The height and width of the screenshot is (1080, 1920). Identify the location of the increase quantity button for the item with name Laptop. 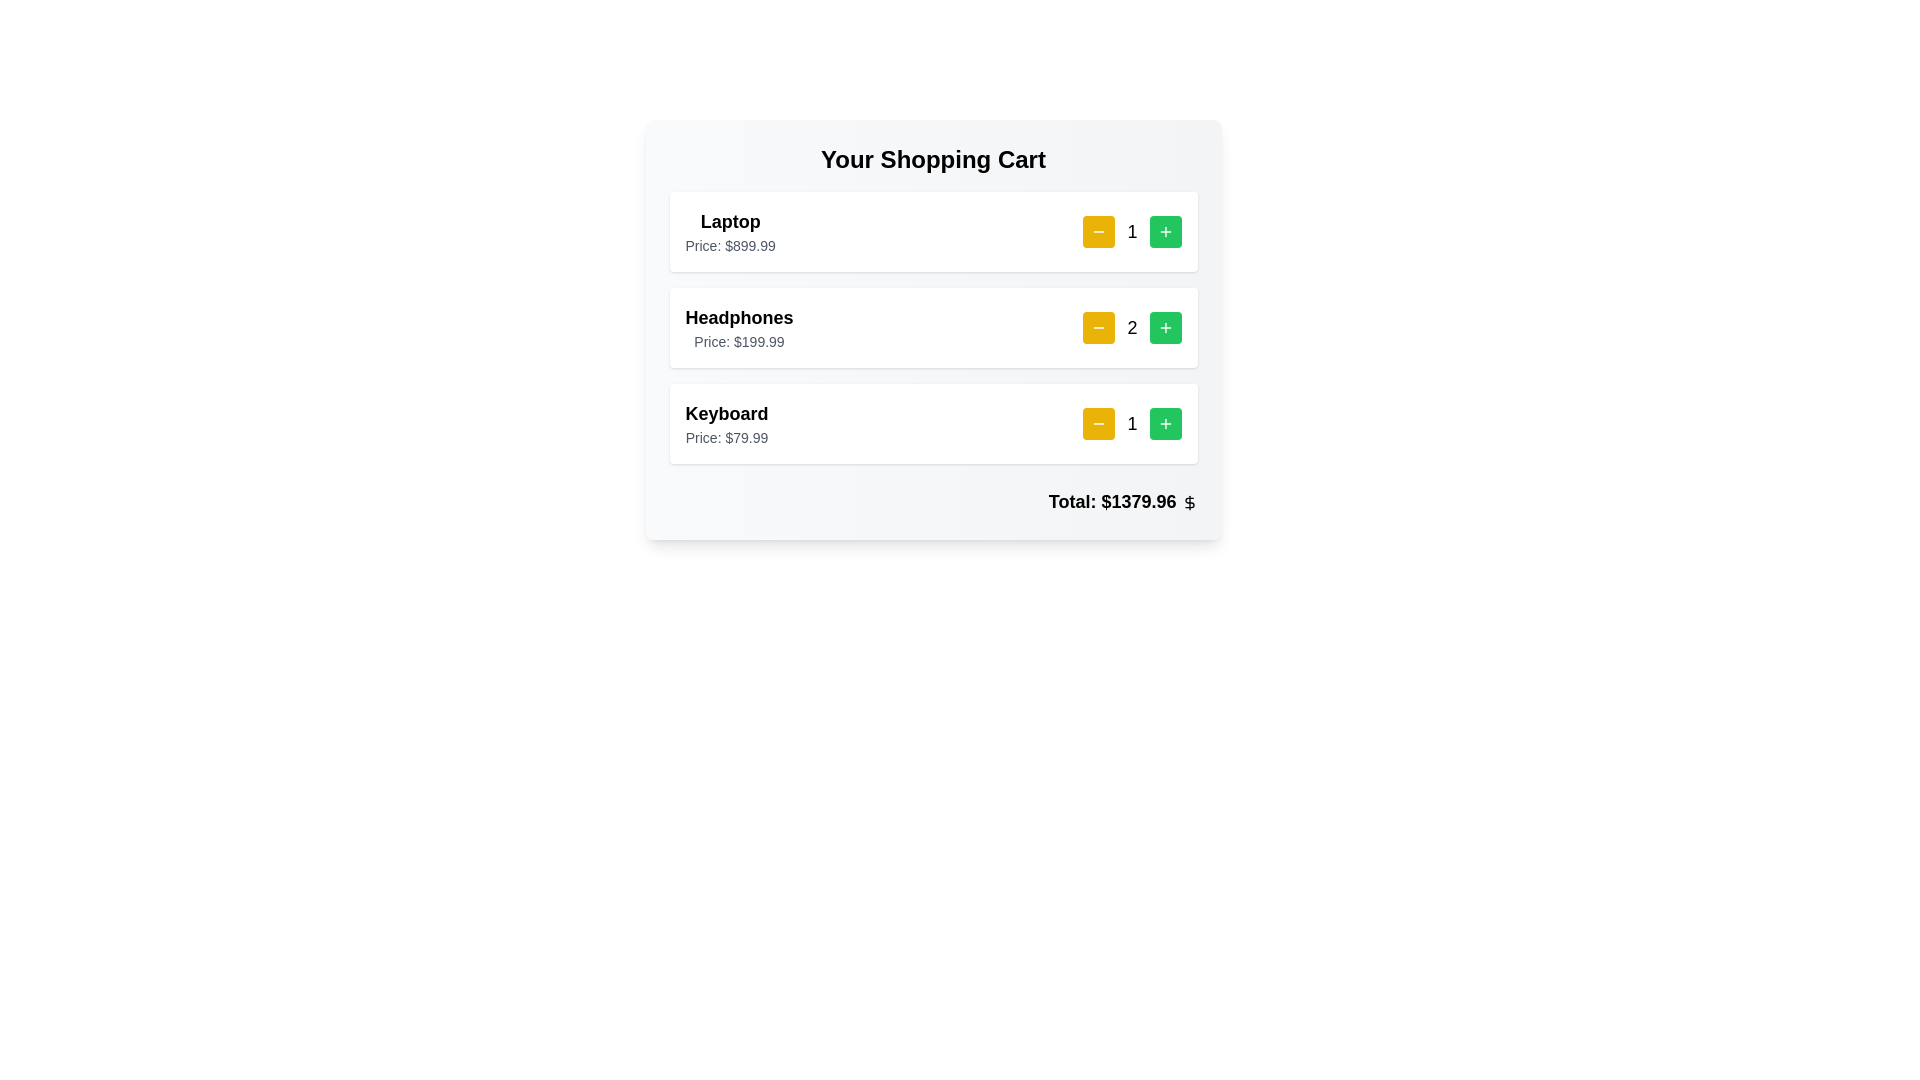
(1165, 230).